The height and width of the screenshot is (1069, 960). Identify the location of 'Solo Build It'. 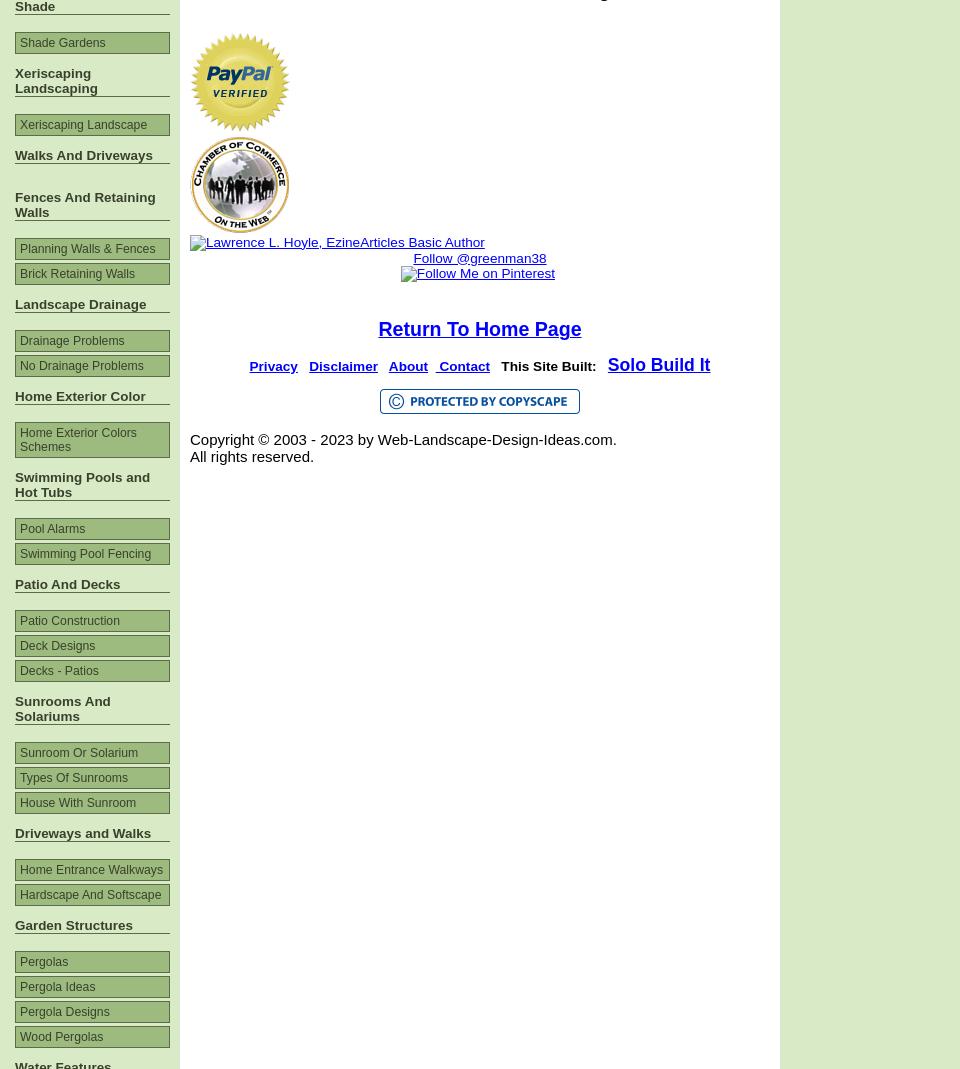
(657, 363).